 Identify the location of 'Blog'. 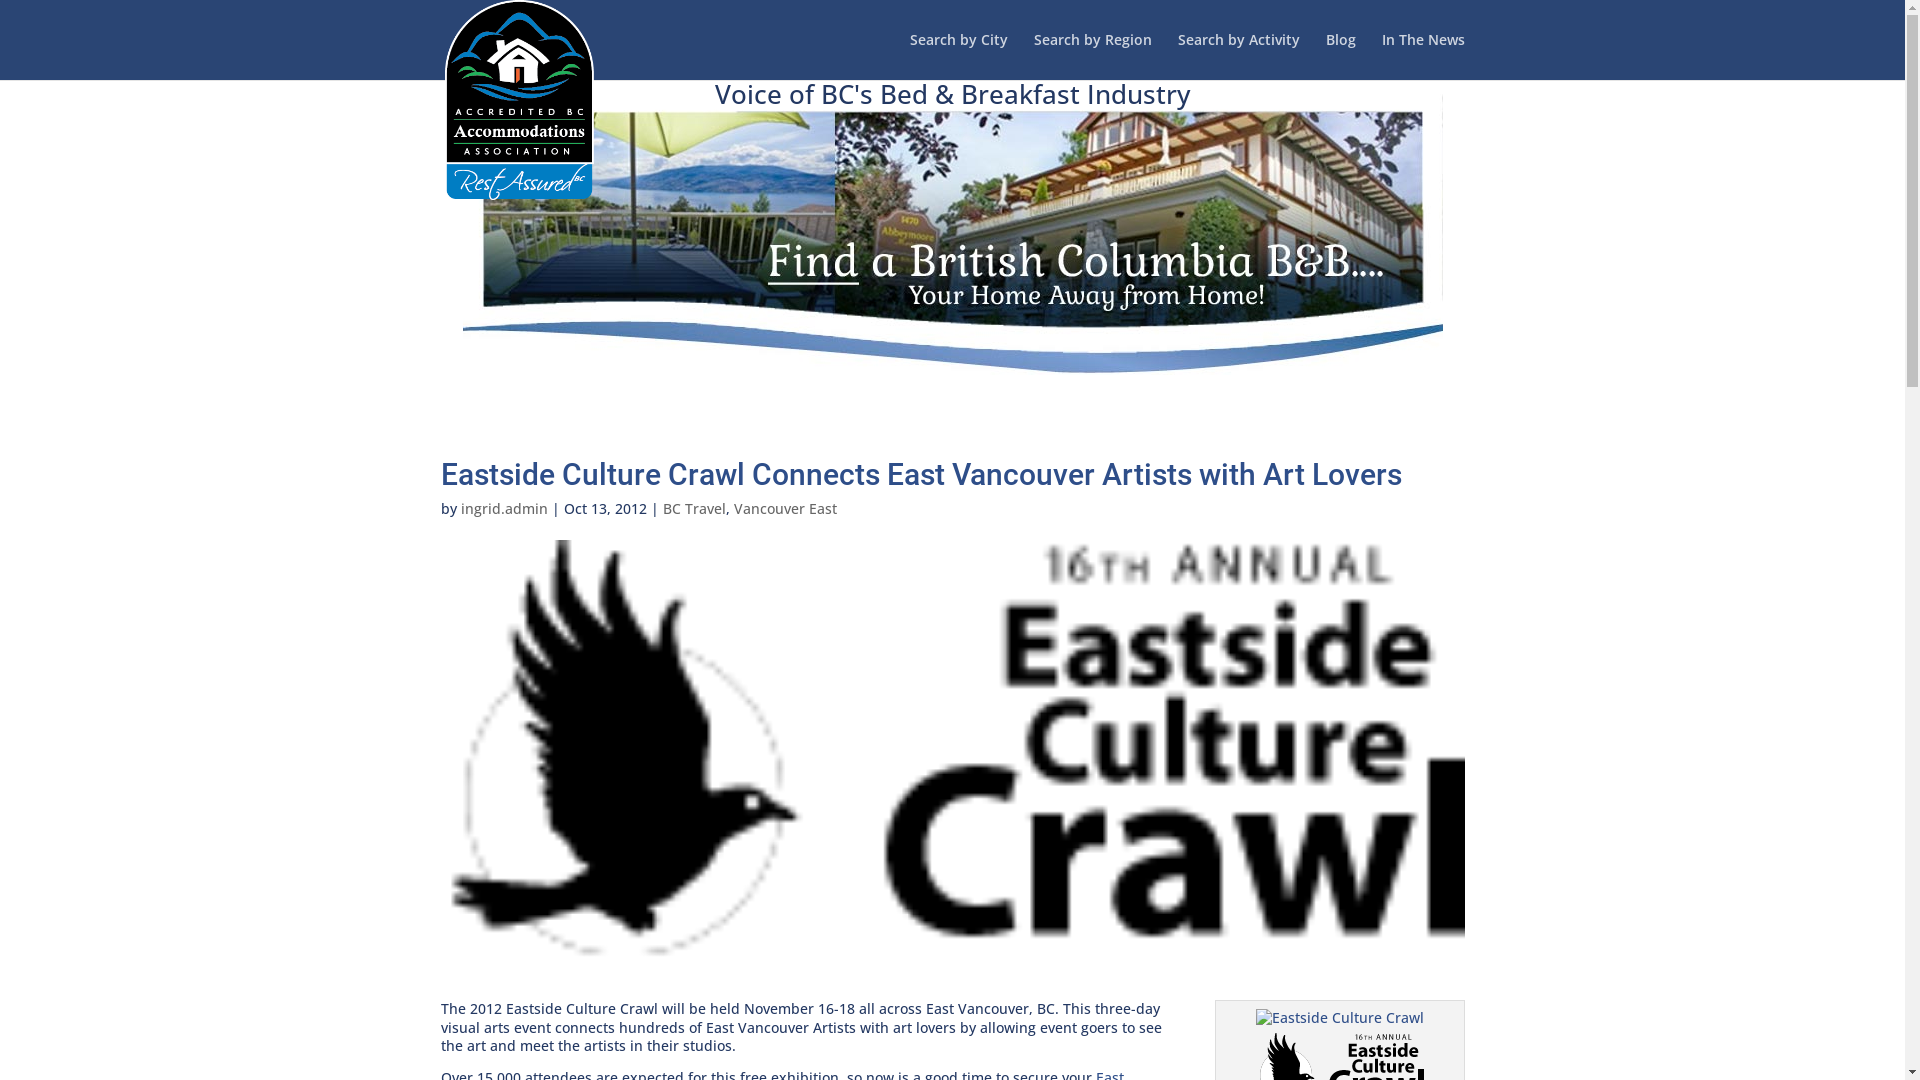
(1325, 55).